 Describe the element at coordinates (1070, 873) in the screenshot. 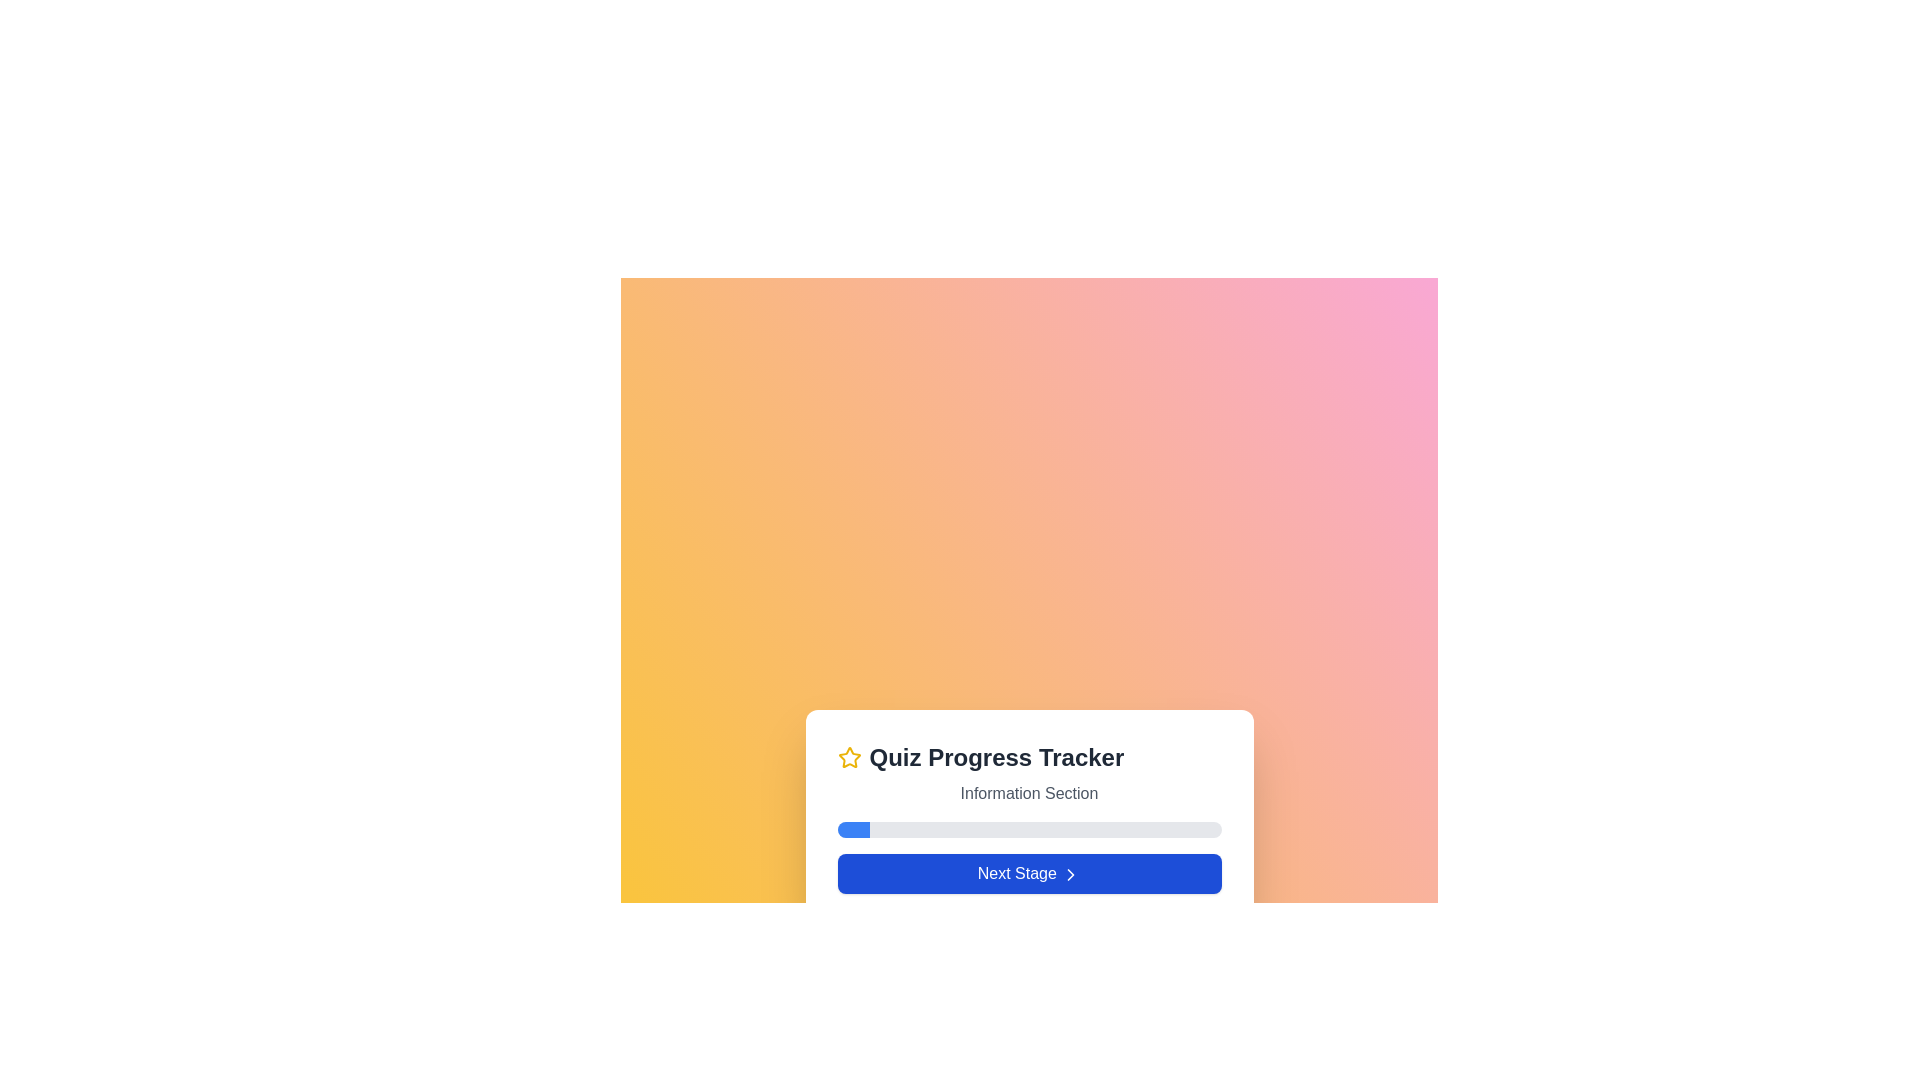

I see `the right-pointing chevron icon located at the far right of the 'Next Stage' button, which is characterized by a minimalist design with a black stroke forming an arrow shape` at that location.